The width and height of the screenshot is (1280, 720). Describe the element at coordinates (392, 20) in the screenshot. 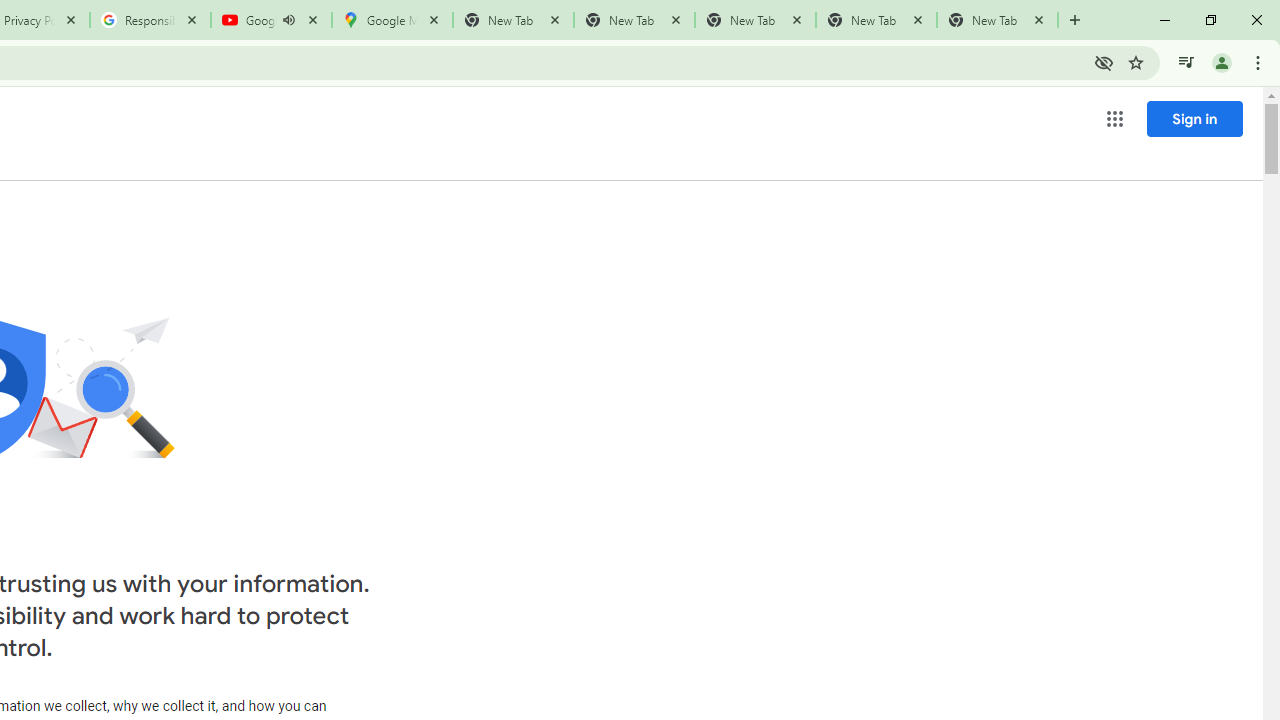

I see `'Google Maps'` at that location.